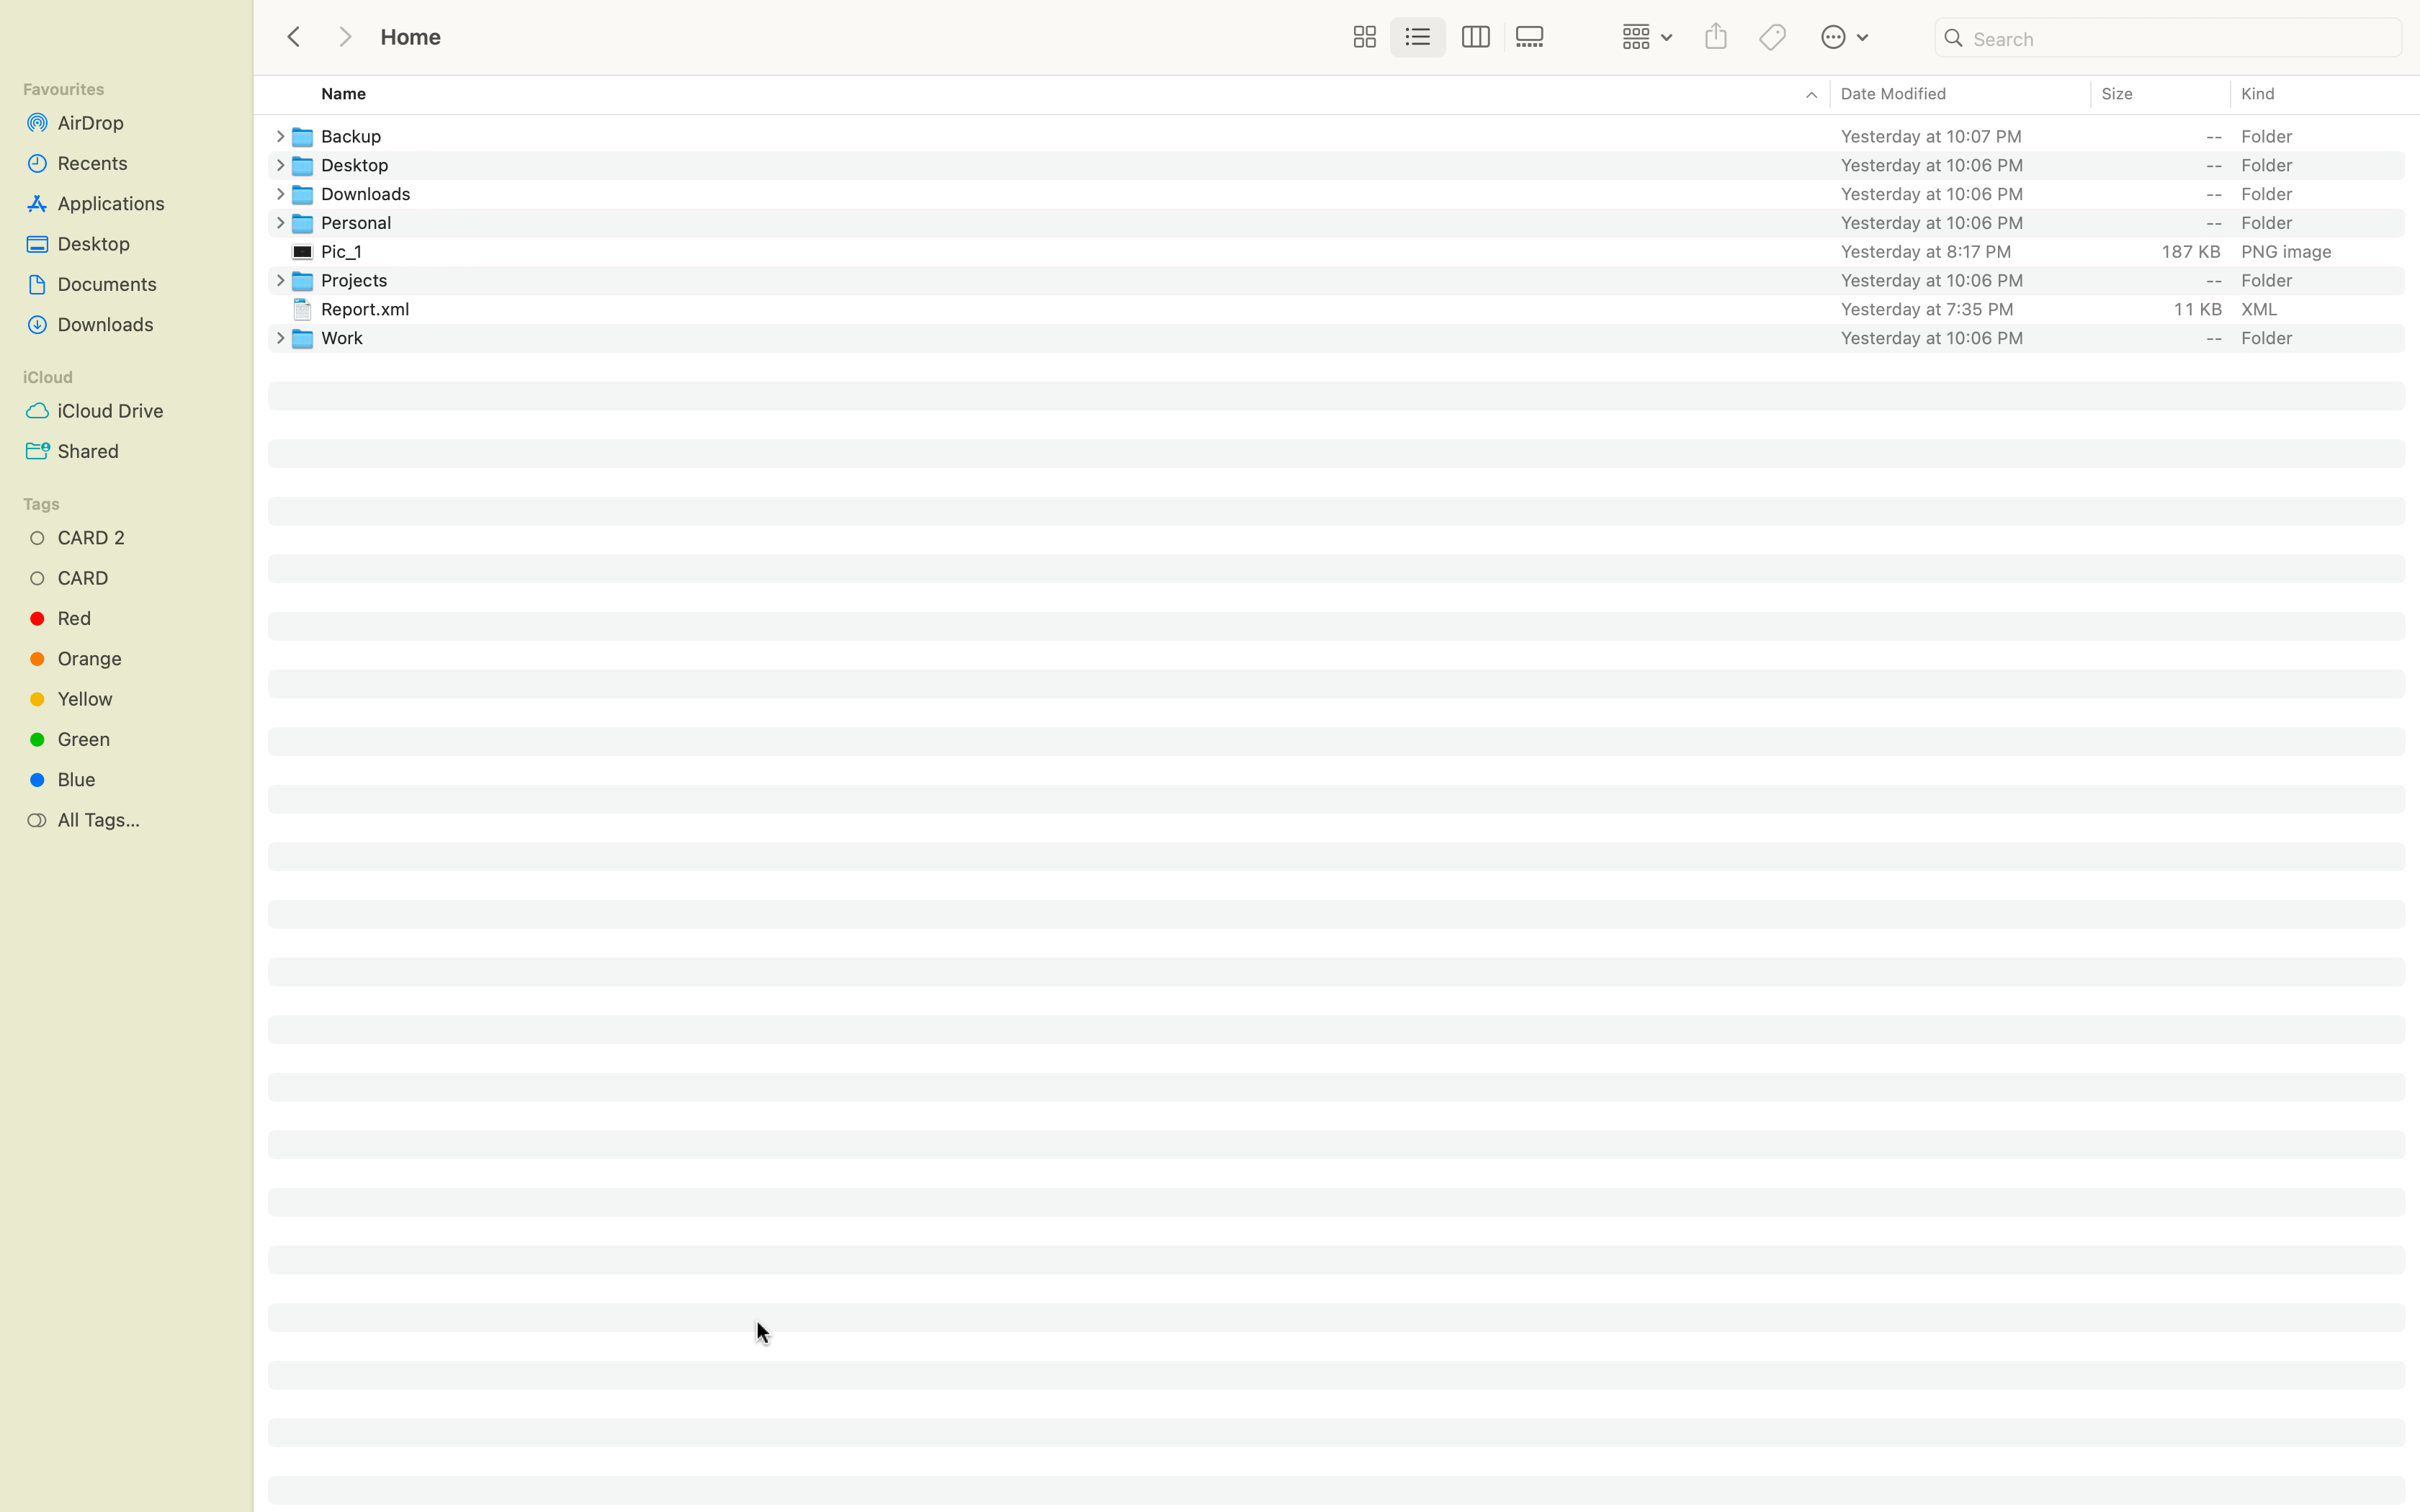 Image resolution: width=2420 pixels, height=1512 pixels. I want to click on the Work folder and then return to the previous folder, so click(1353, 336).